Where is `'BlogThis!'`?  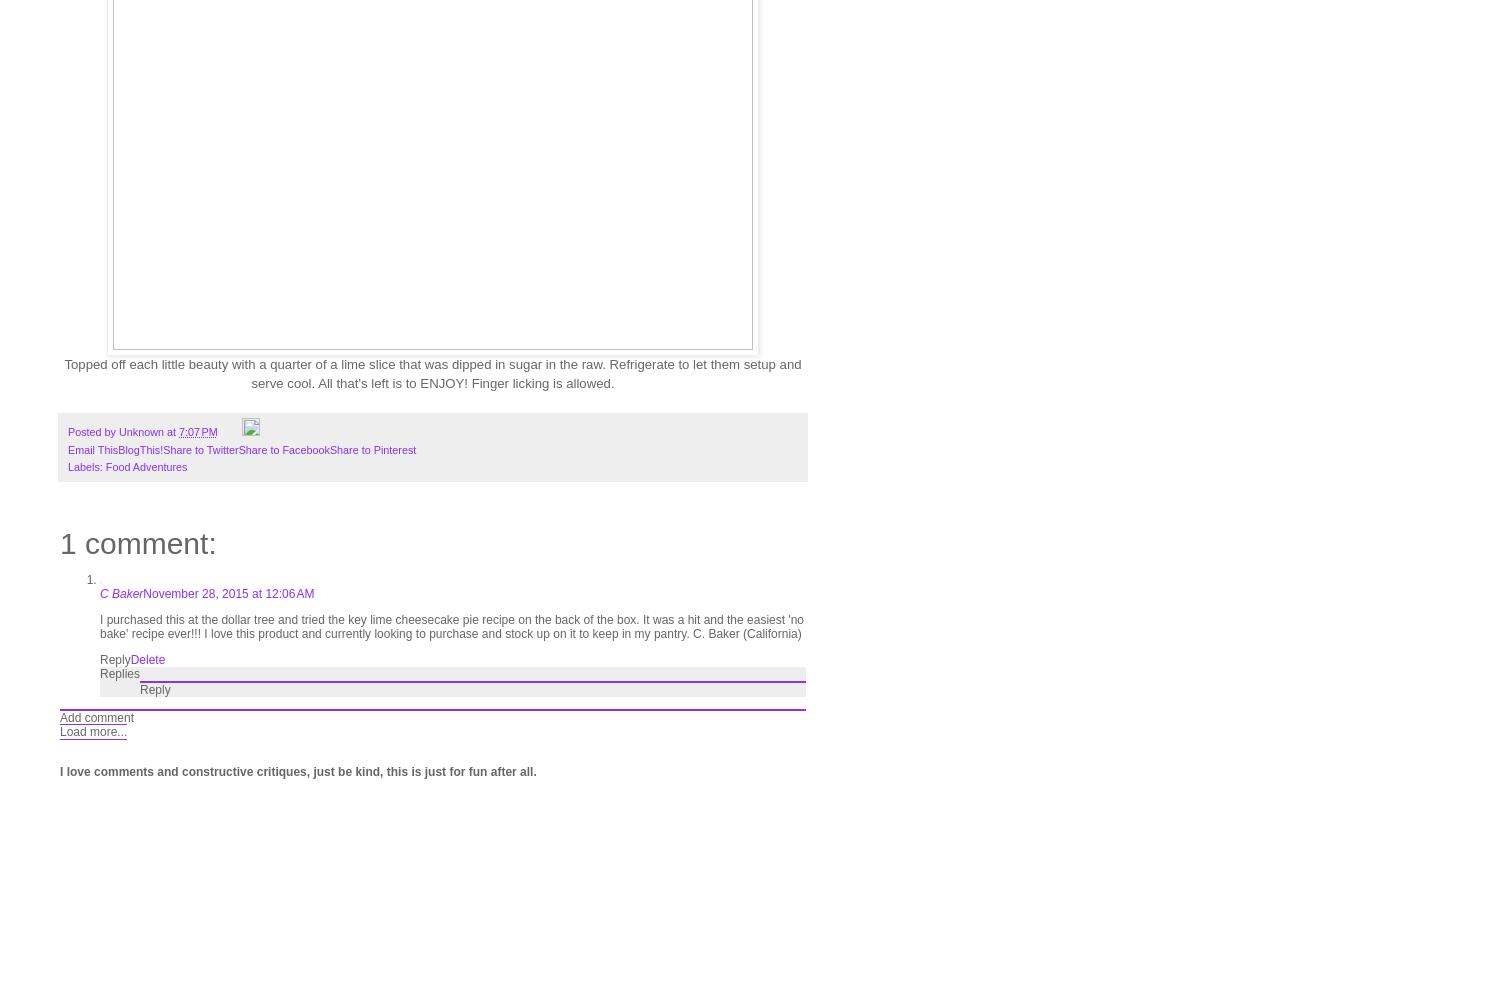 'BlogThis!' is located at coordinates (140, 449).